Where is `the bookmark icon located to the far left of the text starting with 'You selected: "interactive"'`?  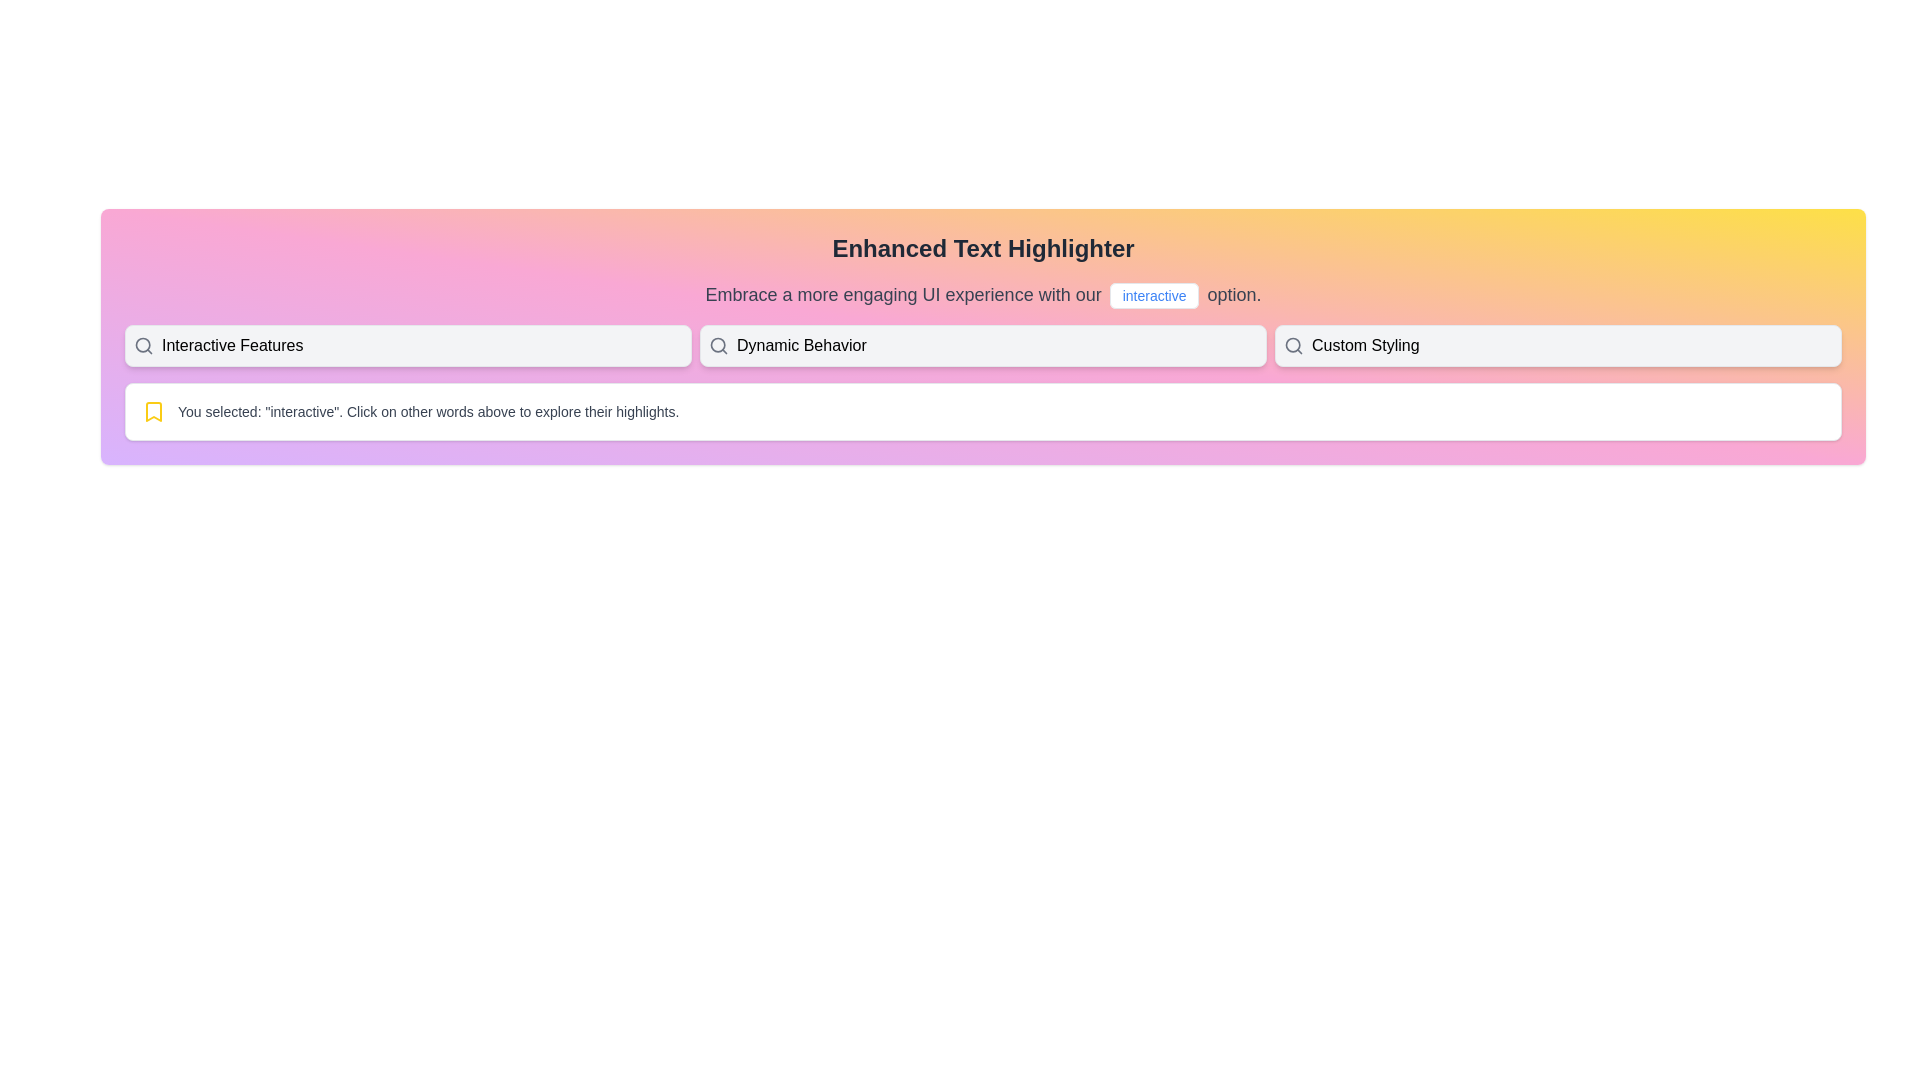 the bookmark icon located to the far left of the text starting with 'You selected: "interactive"' is located at coordinates (152, 411).